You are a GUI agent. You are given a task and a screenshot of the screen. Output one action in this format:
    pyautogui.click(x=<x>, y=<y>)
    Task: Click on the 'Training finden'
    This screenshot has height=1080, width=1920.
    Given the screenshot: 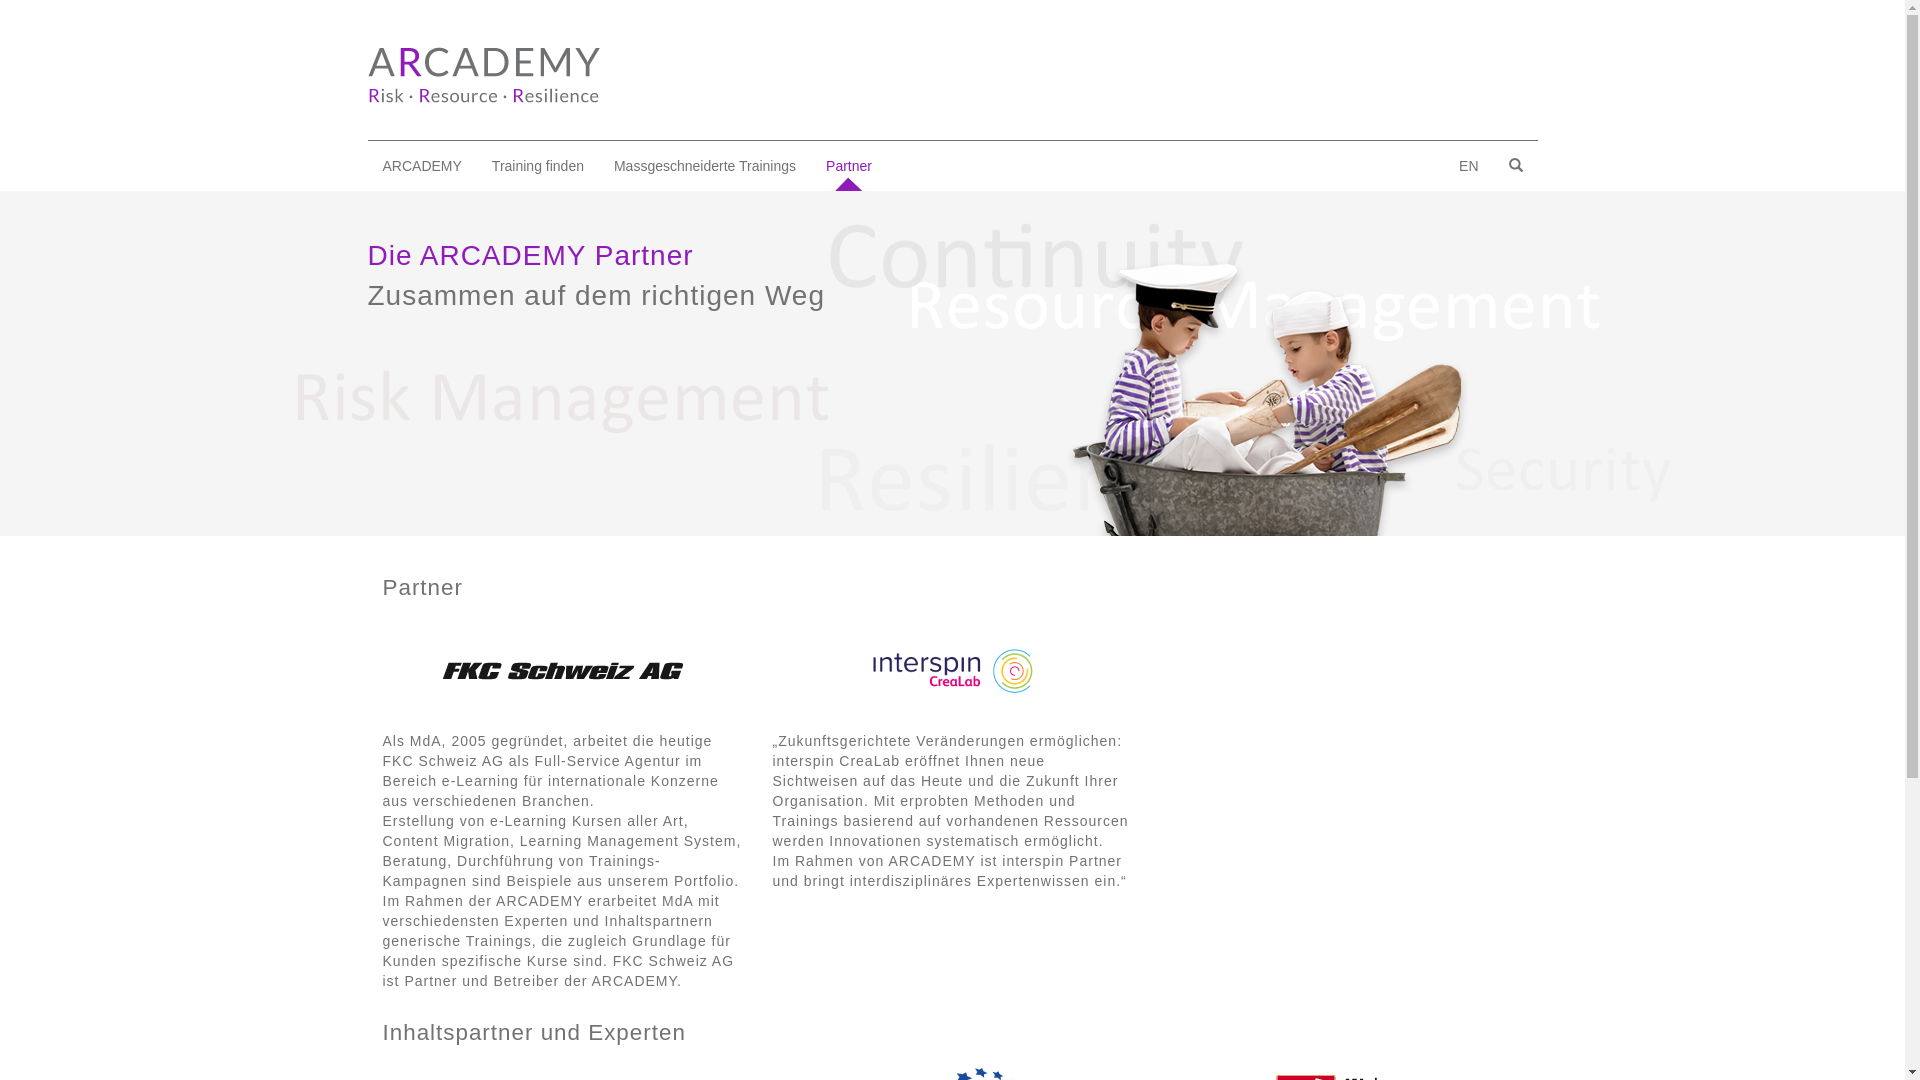 What is the action you would take?
    pyautogui.click(x=537, y=164)
    